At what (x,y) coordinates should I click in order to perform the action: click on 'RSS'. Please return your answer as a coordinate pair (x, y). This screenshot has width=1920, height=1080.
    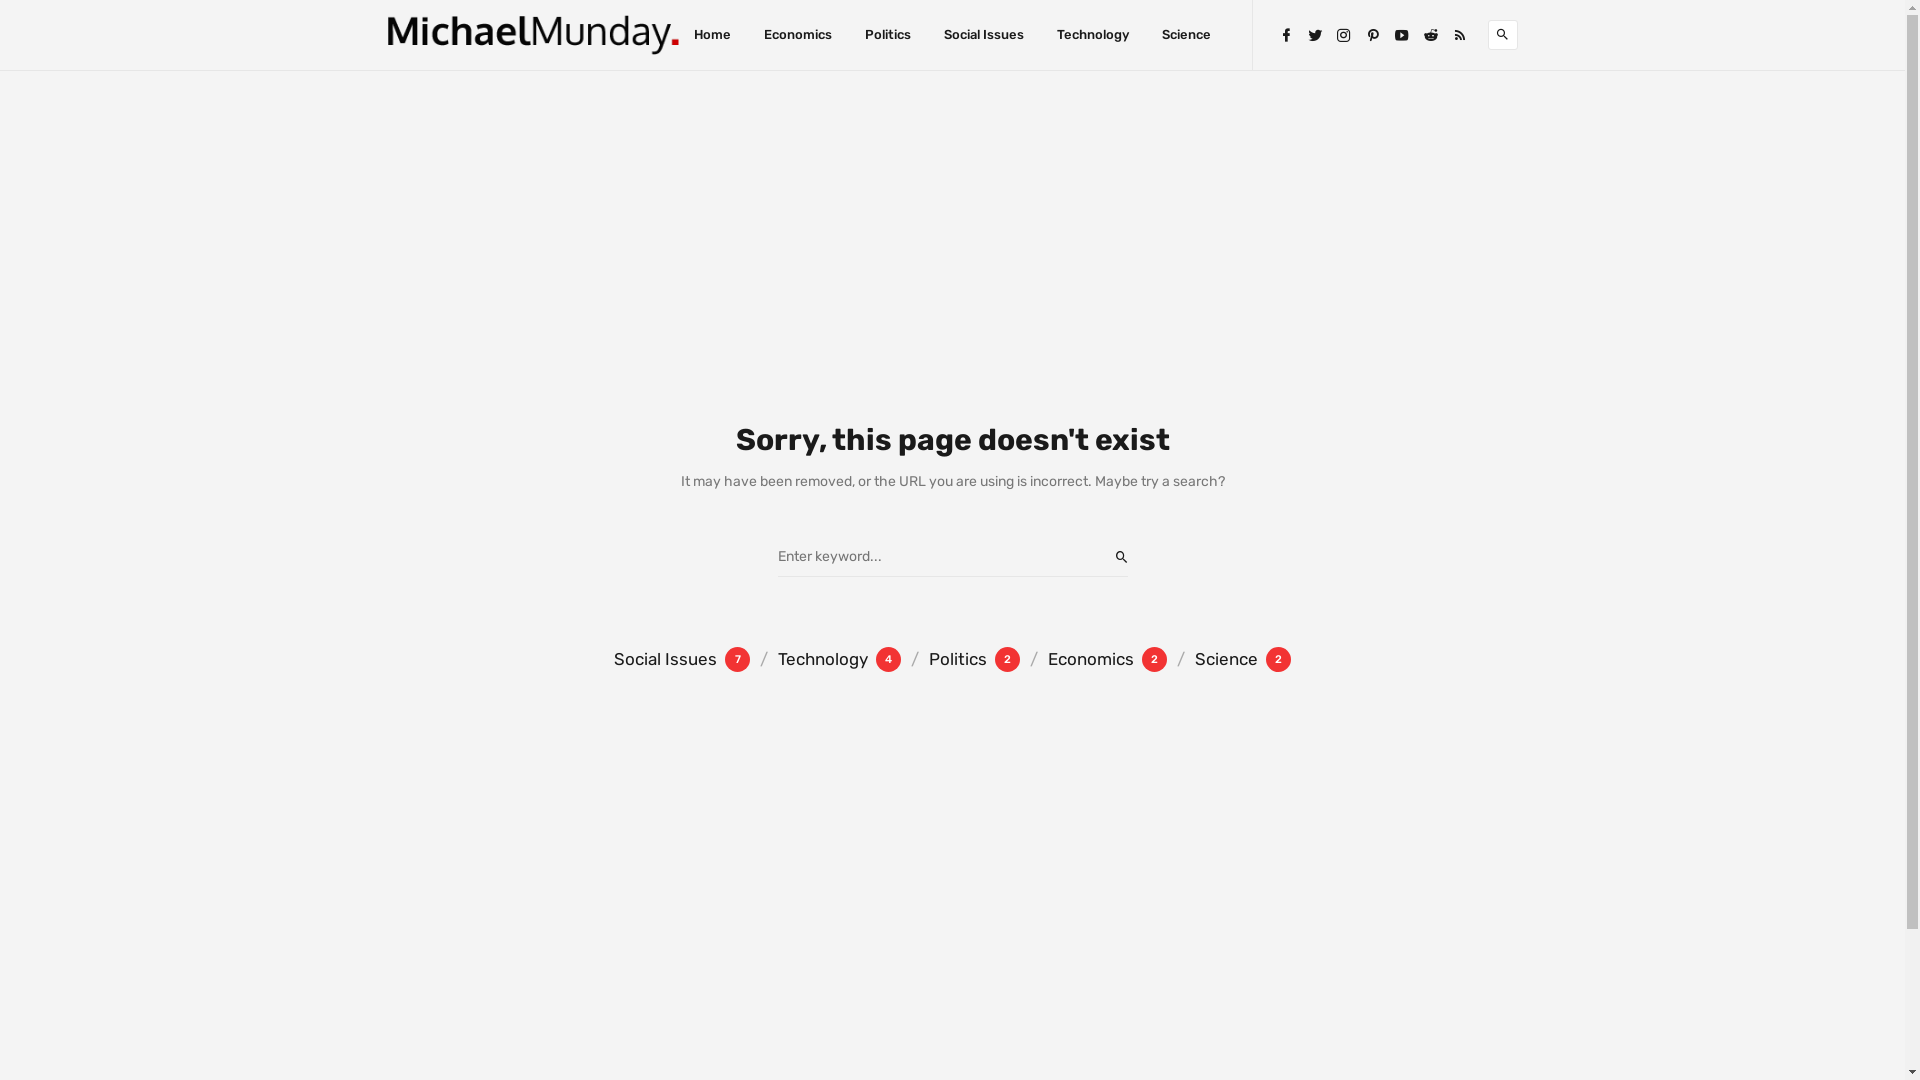
    Looking at the image, I should click on (1459, 34).